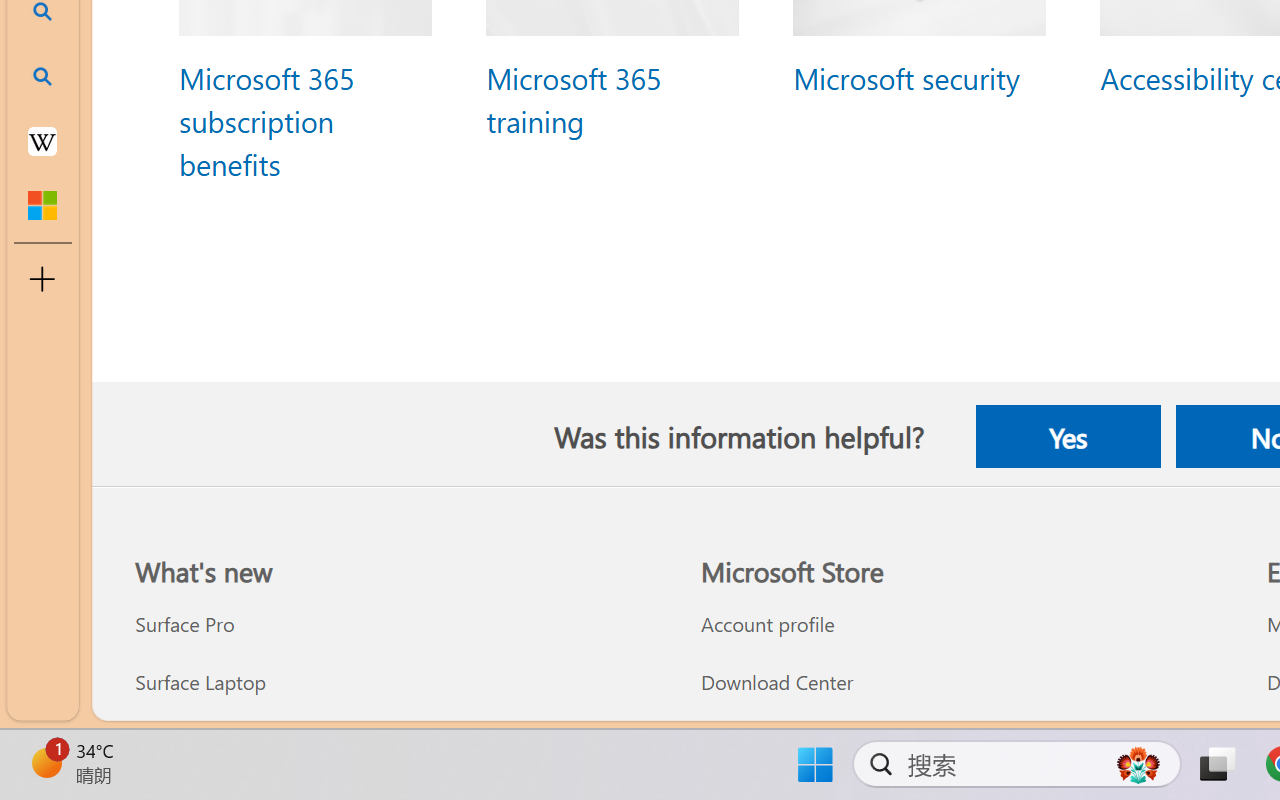 The image size is (1280, 800). I want to click on 'Microsoft 365 subscription benefits', so click(265, 119).